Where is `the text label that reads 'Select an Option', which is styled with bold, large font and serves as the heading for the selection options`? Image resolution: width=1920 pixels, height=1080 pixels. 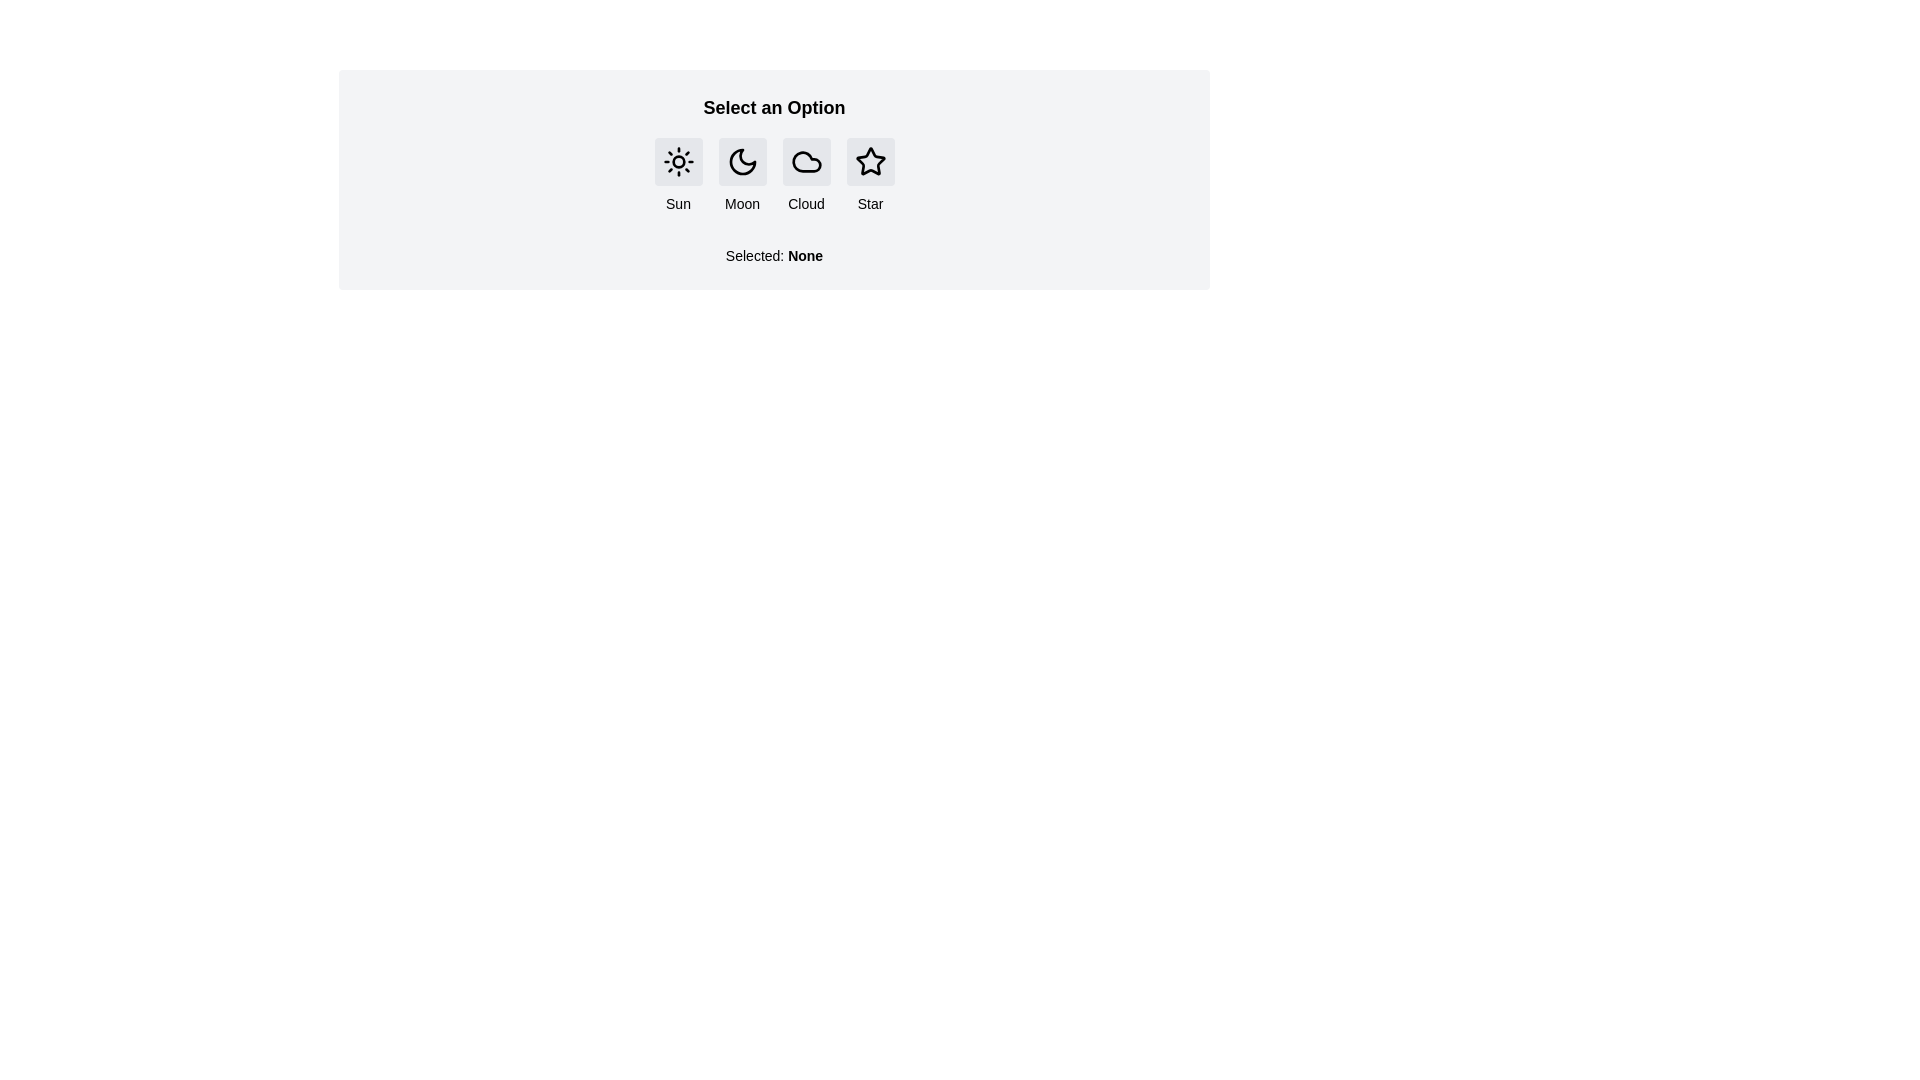 the text label that reads 'Select an Option', which is styled with bold, large font and serves as the heading for the selection options is located at coordinates (773, 108).